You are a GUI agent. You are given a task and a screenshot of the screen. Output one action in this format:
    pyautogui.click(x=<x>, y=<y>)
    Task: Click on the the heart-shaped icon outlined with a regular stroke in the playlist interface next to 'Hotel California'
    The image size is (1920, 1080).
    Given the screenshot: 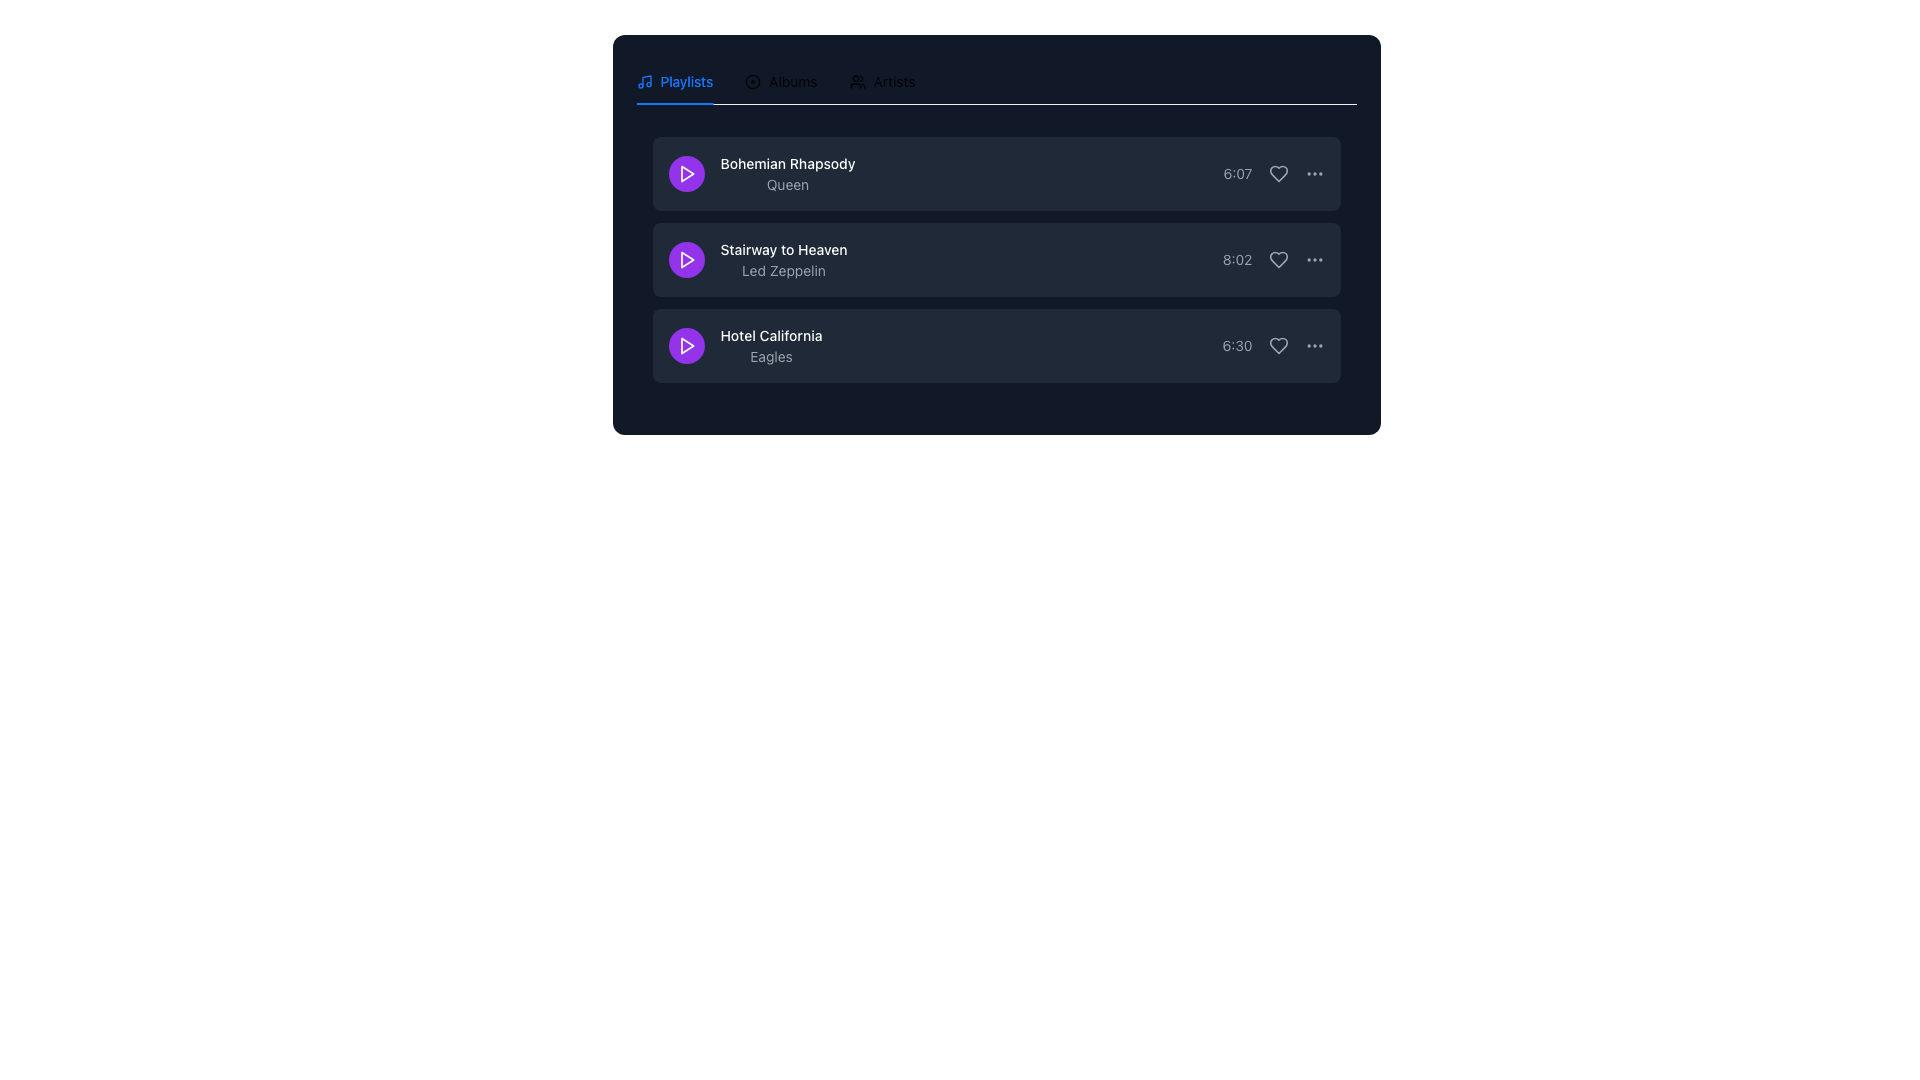 What is the action you would take?
    pyautogui.click(x=1277, y=345)
    